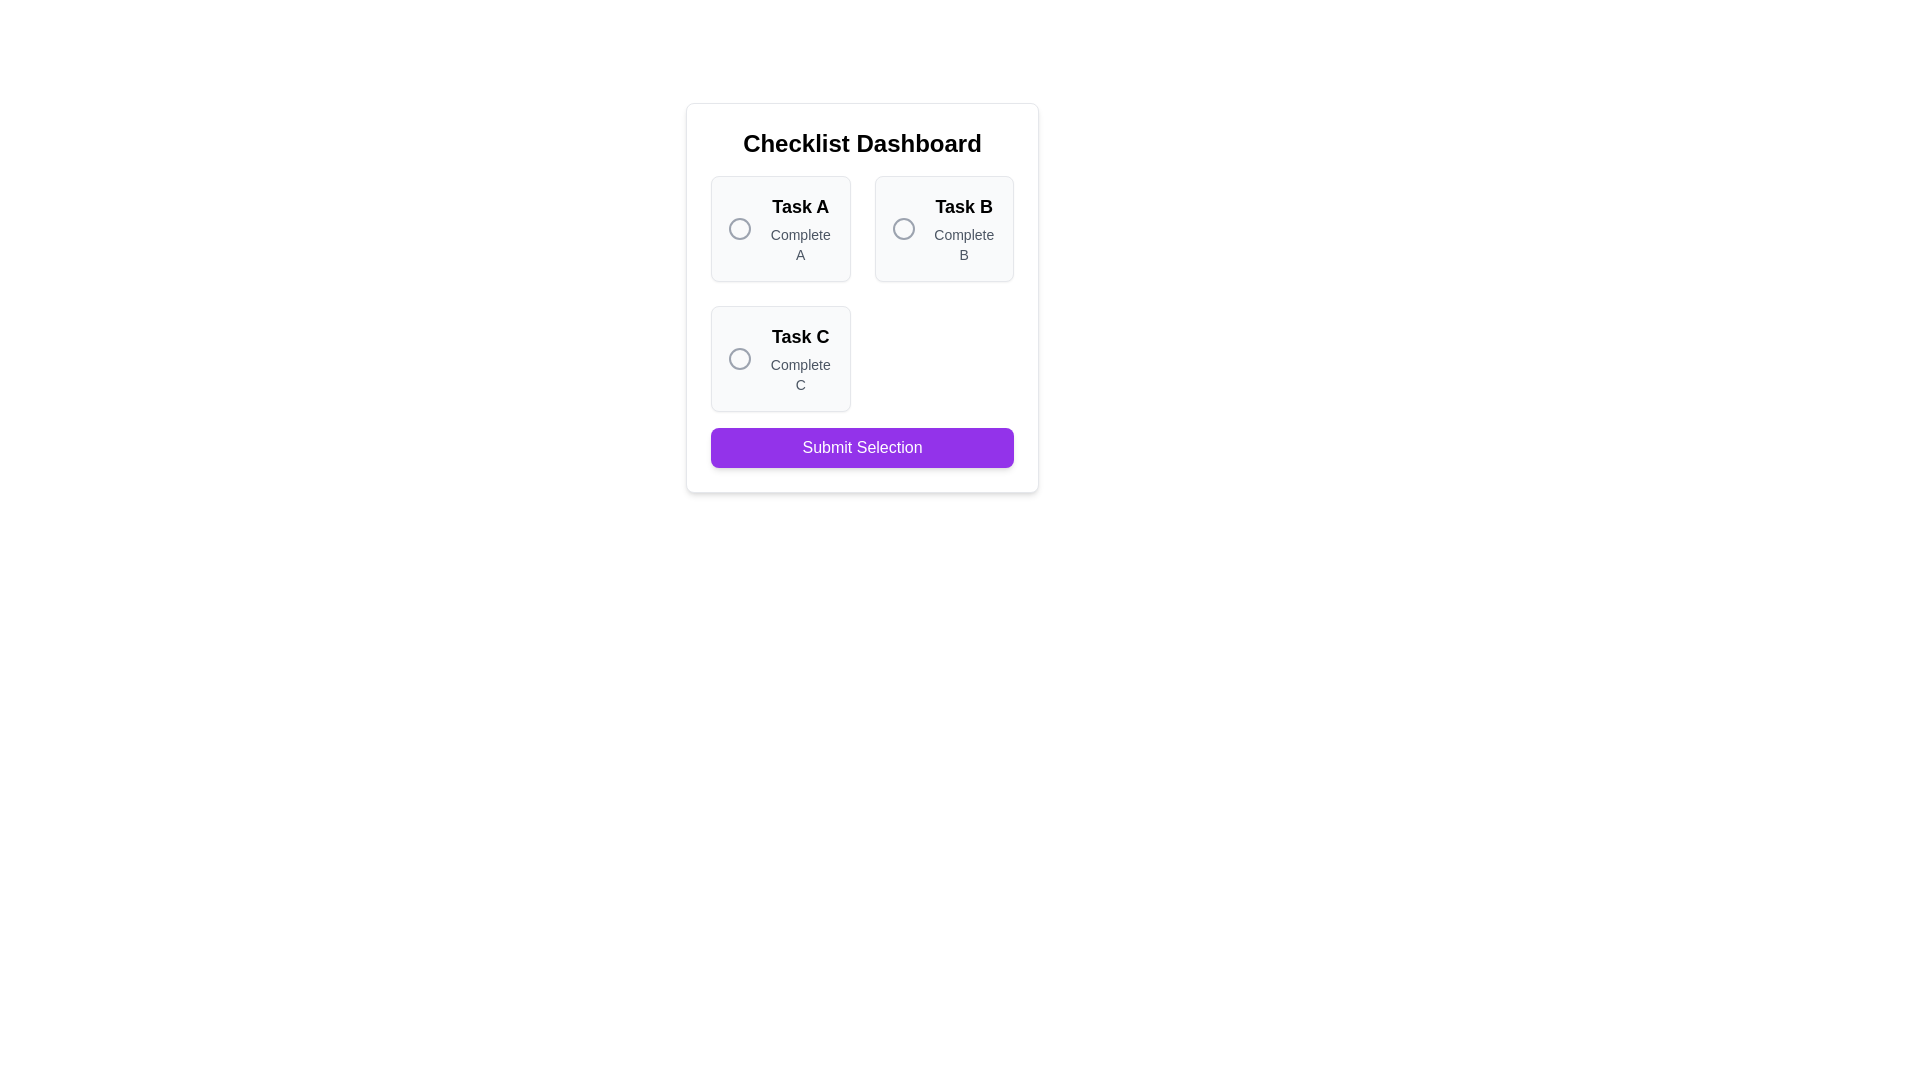  Describe the element at coordinates (964, 227) in the screenshot. I see `the Label group displaying the title 'Task B' and subtitle 'Complete B', which is styled with a larger bold font and smaller gray-toned font, located in the checklist dashboard interface` at that location.